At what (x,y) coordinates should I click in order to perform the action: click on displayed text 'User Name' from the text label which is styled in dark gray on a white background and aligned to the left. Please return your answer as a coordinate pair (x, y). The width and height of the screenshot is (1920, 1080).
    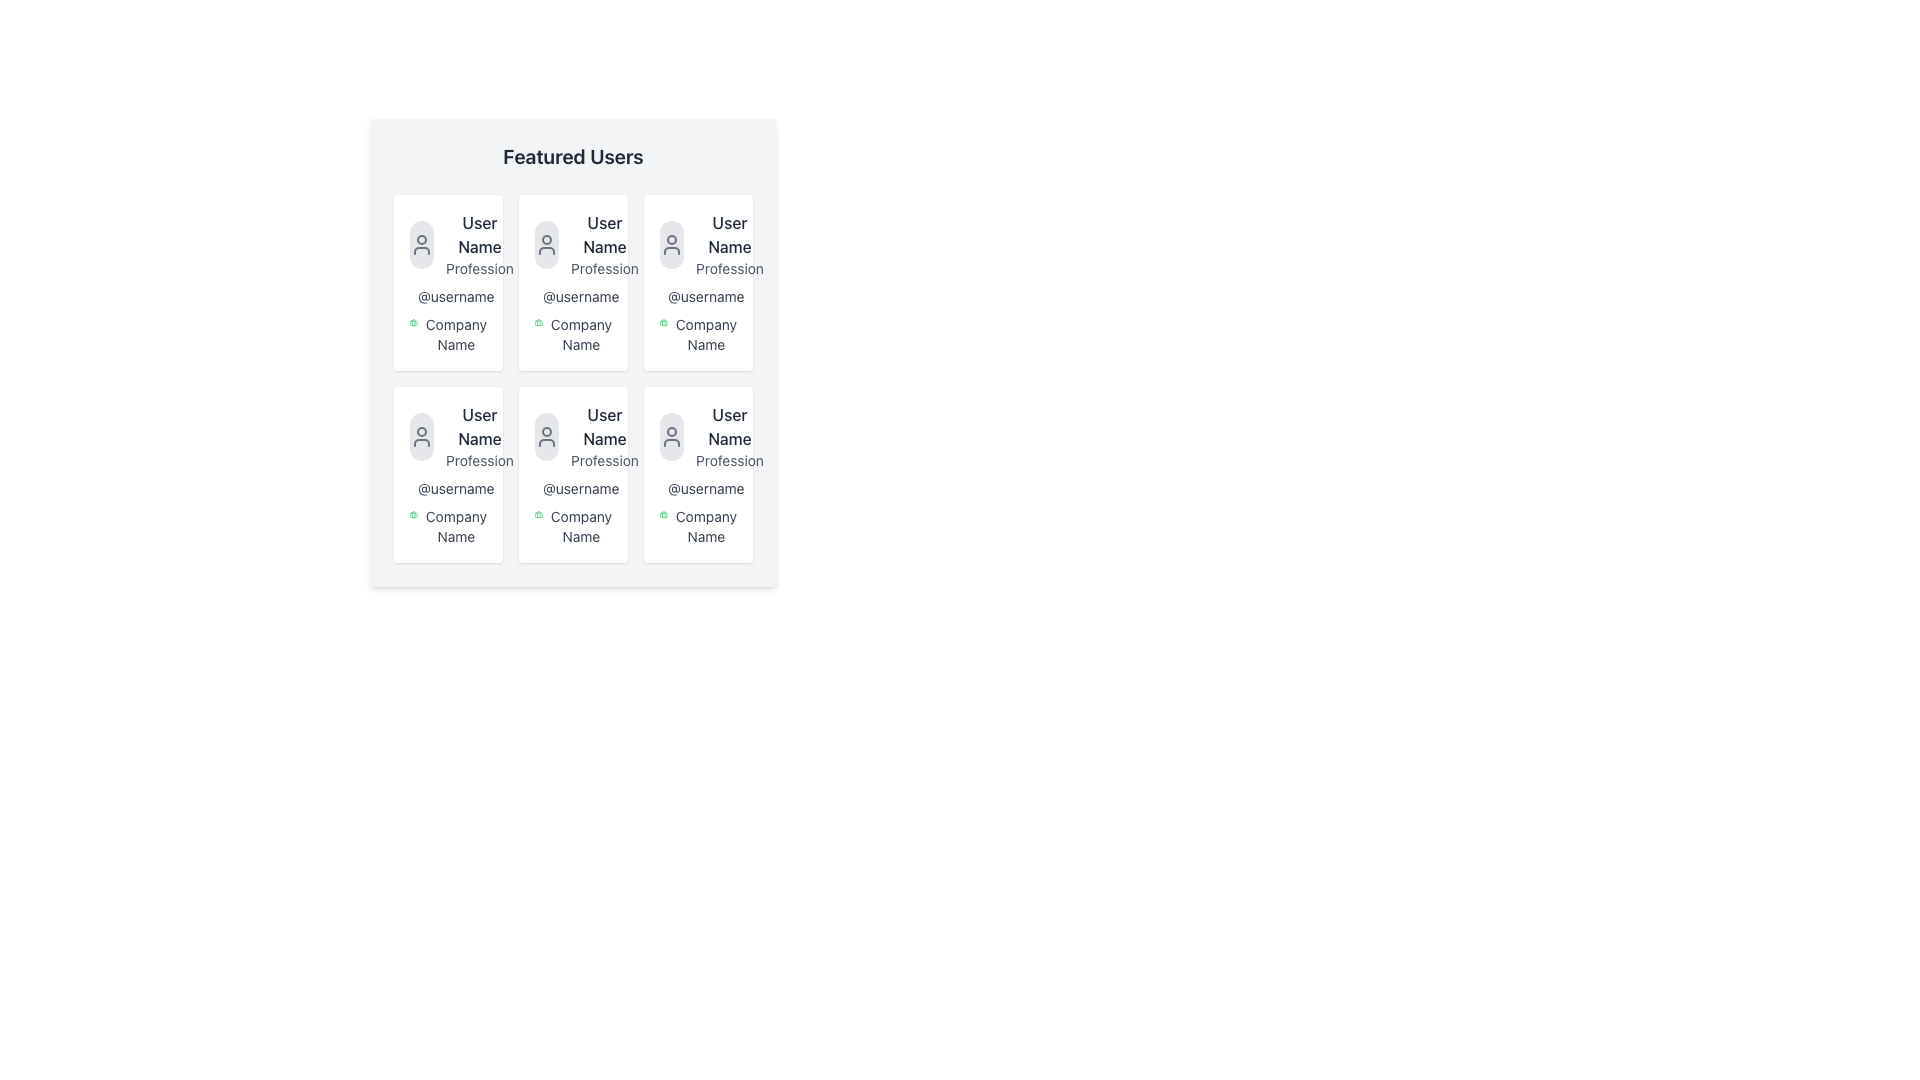
    Looking at the image, I should click on (728, 426).